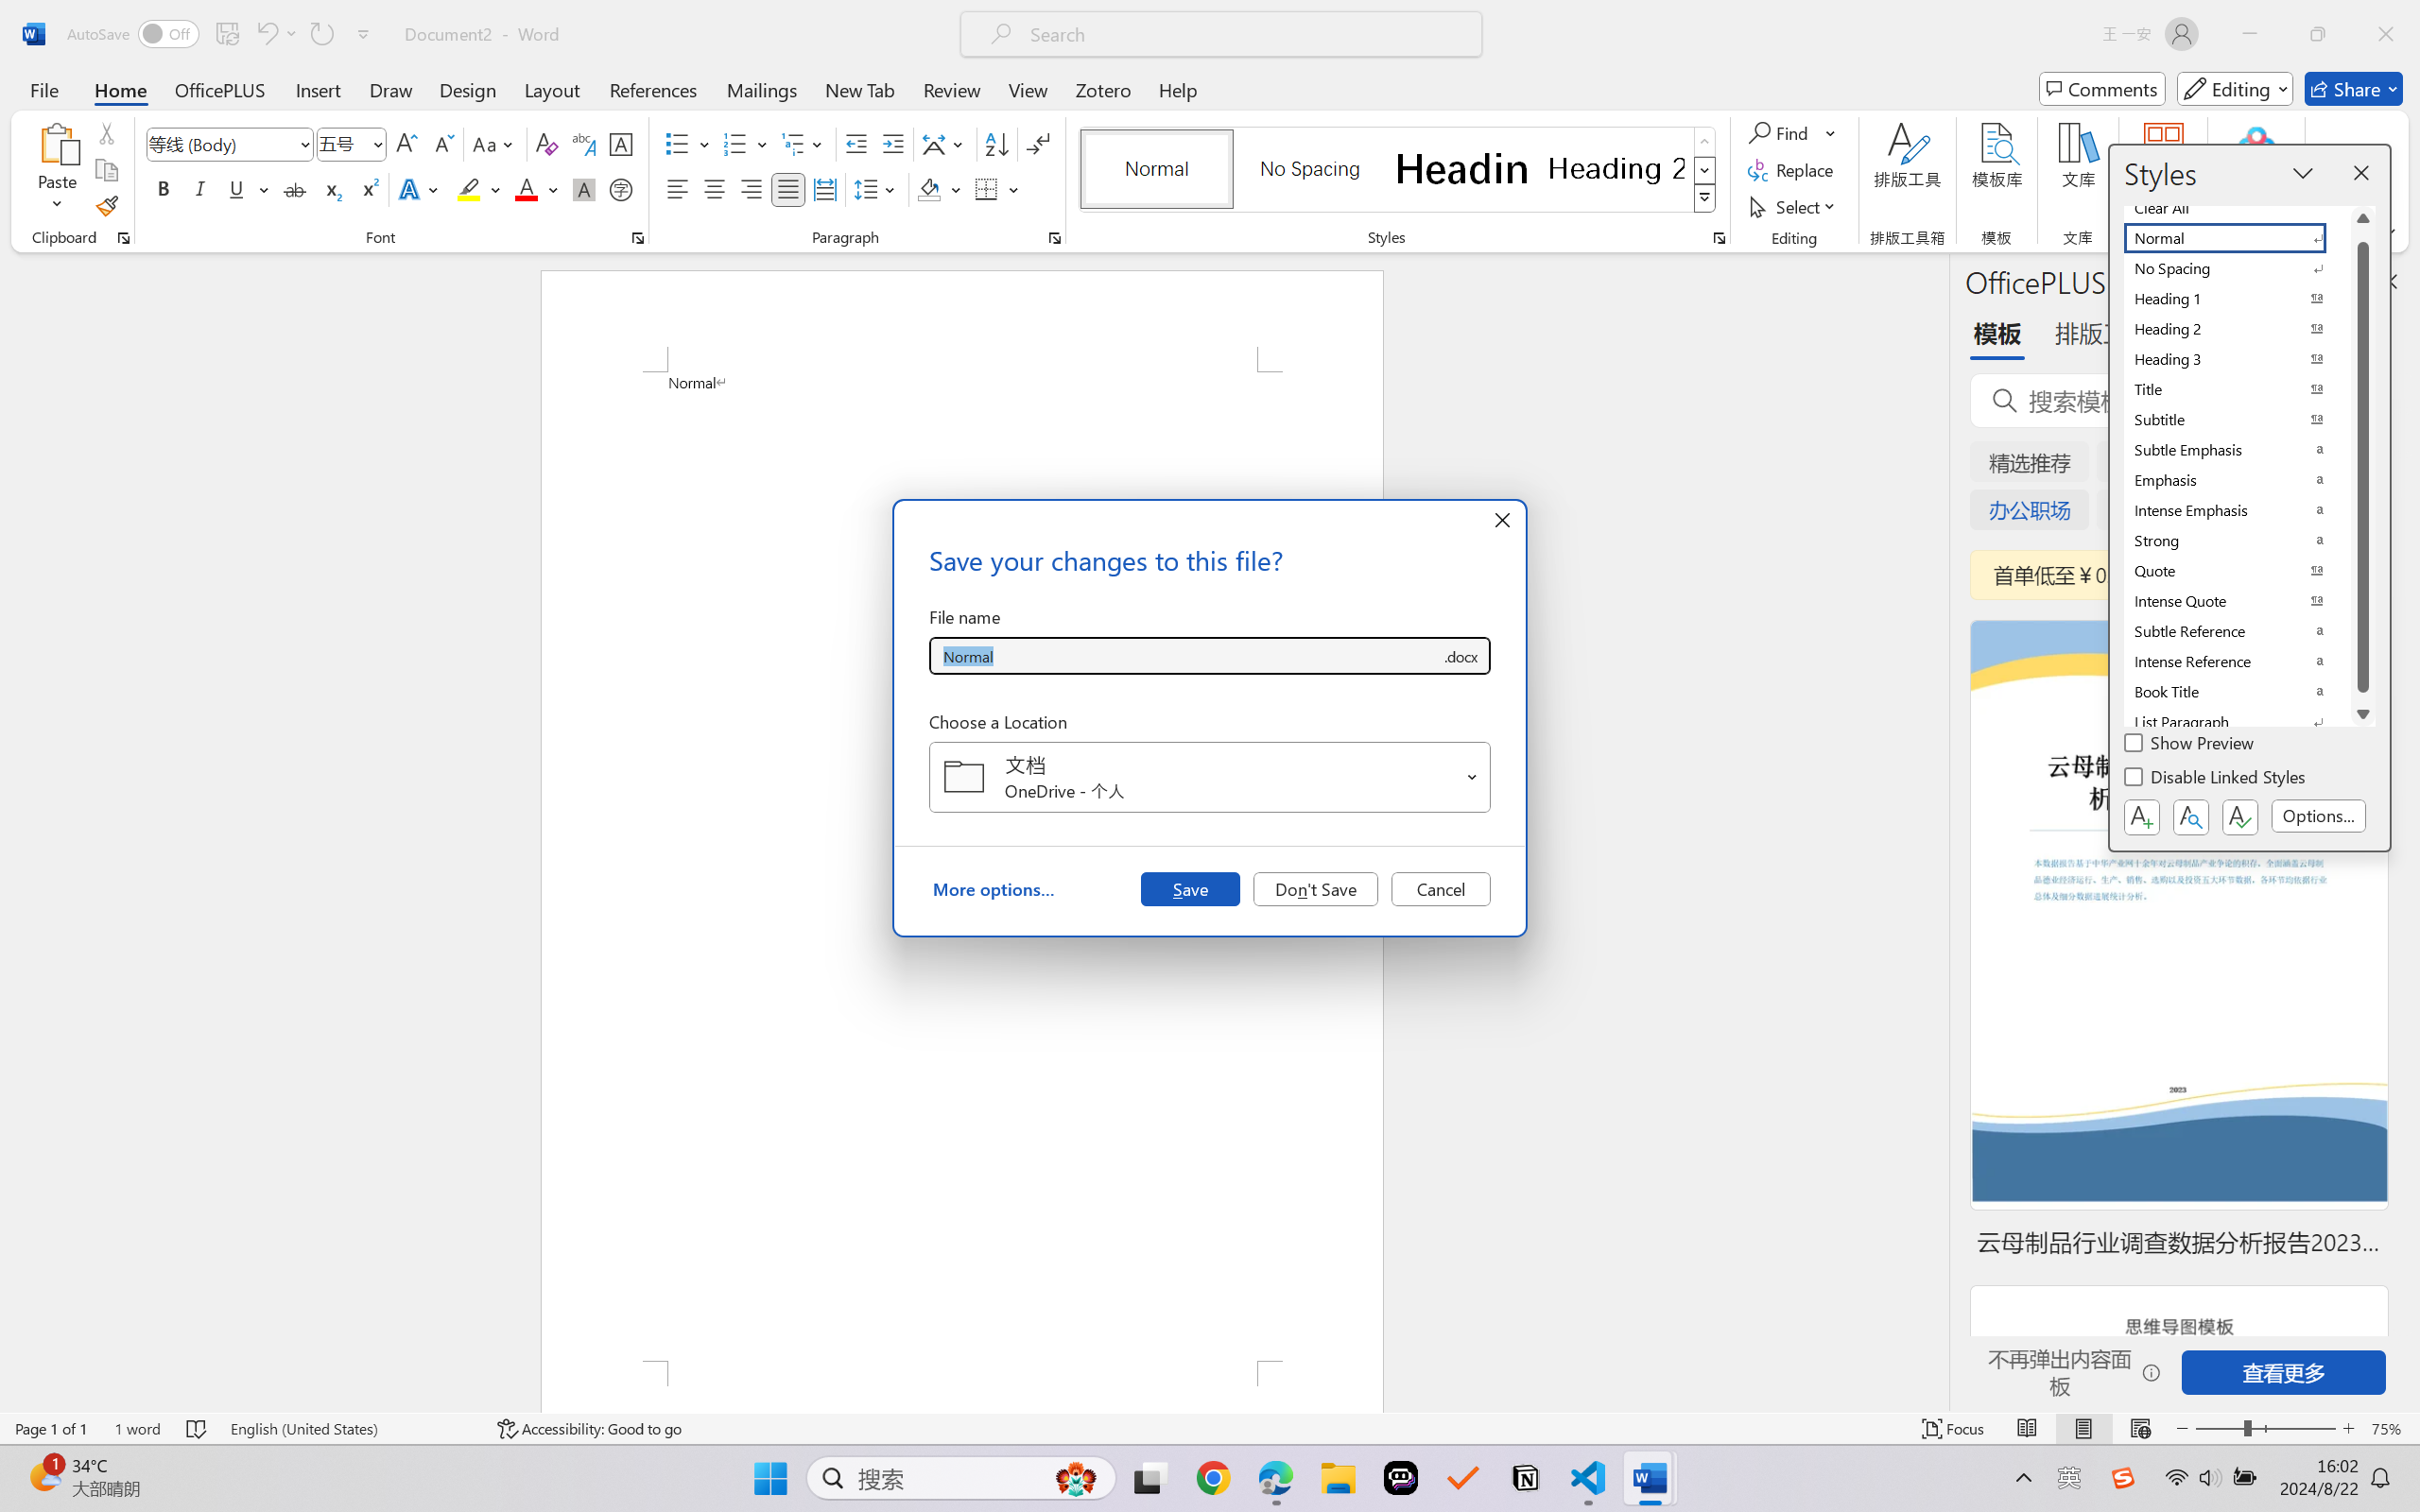 The width and height of the screenshot is (2420, 1512). I want to click on 'Clear All', so click(2237, 207).